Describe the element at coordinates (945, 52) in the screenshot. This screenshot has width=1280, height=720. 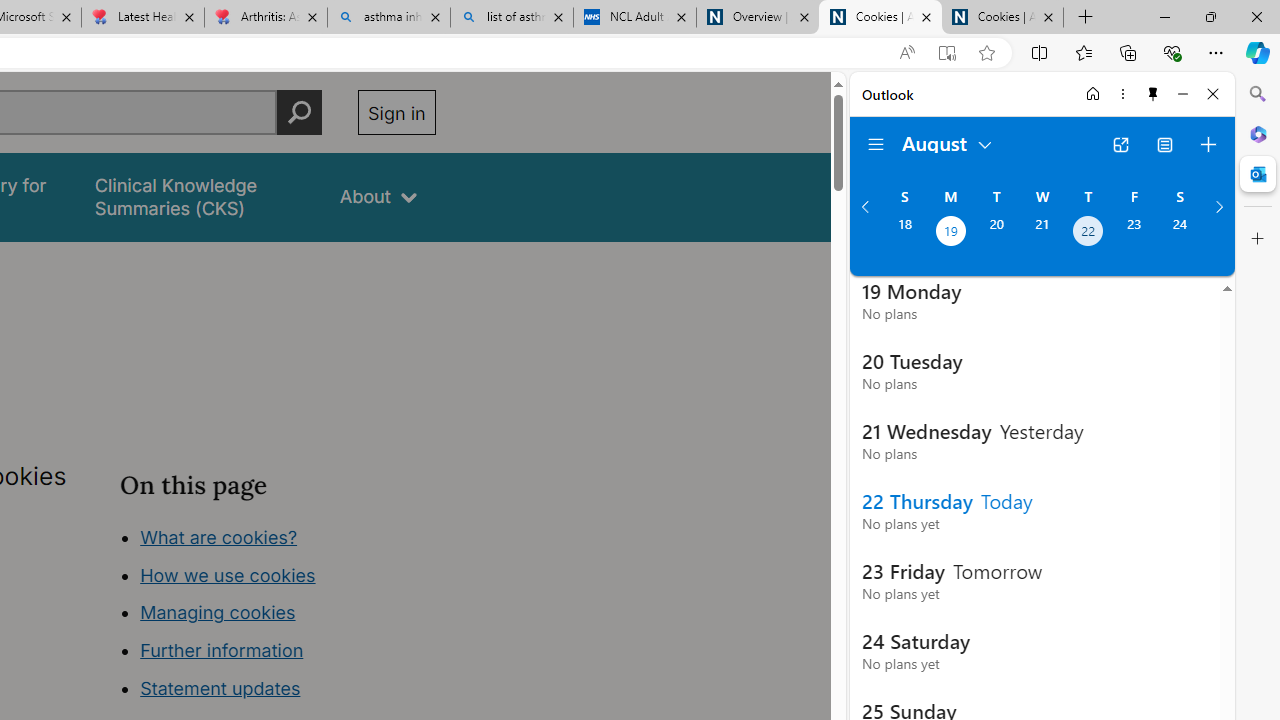
I see `'Enter Immersive Reader (F9)'` at that location.